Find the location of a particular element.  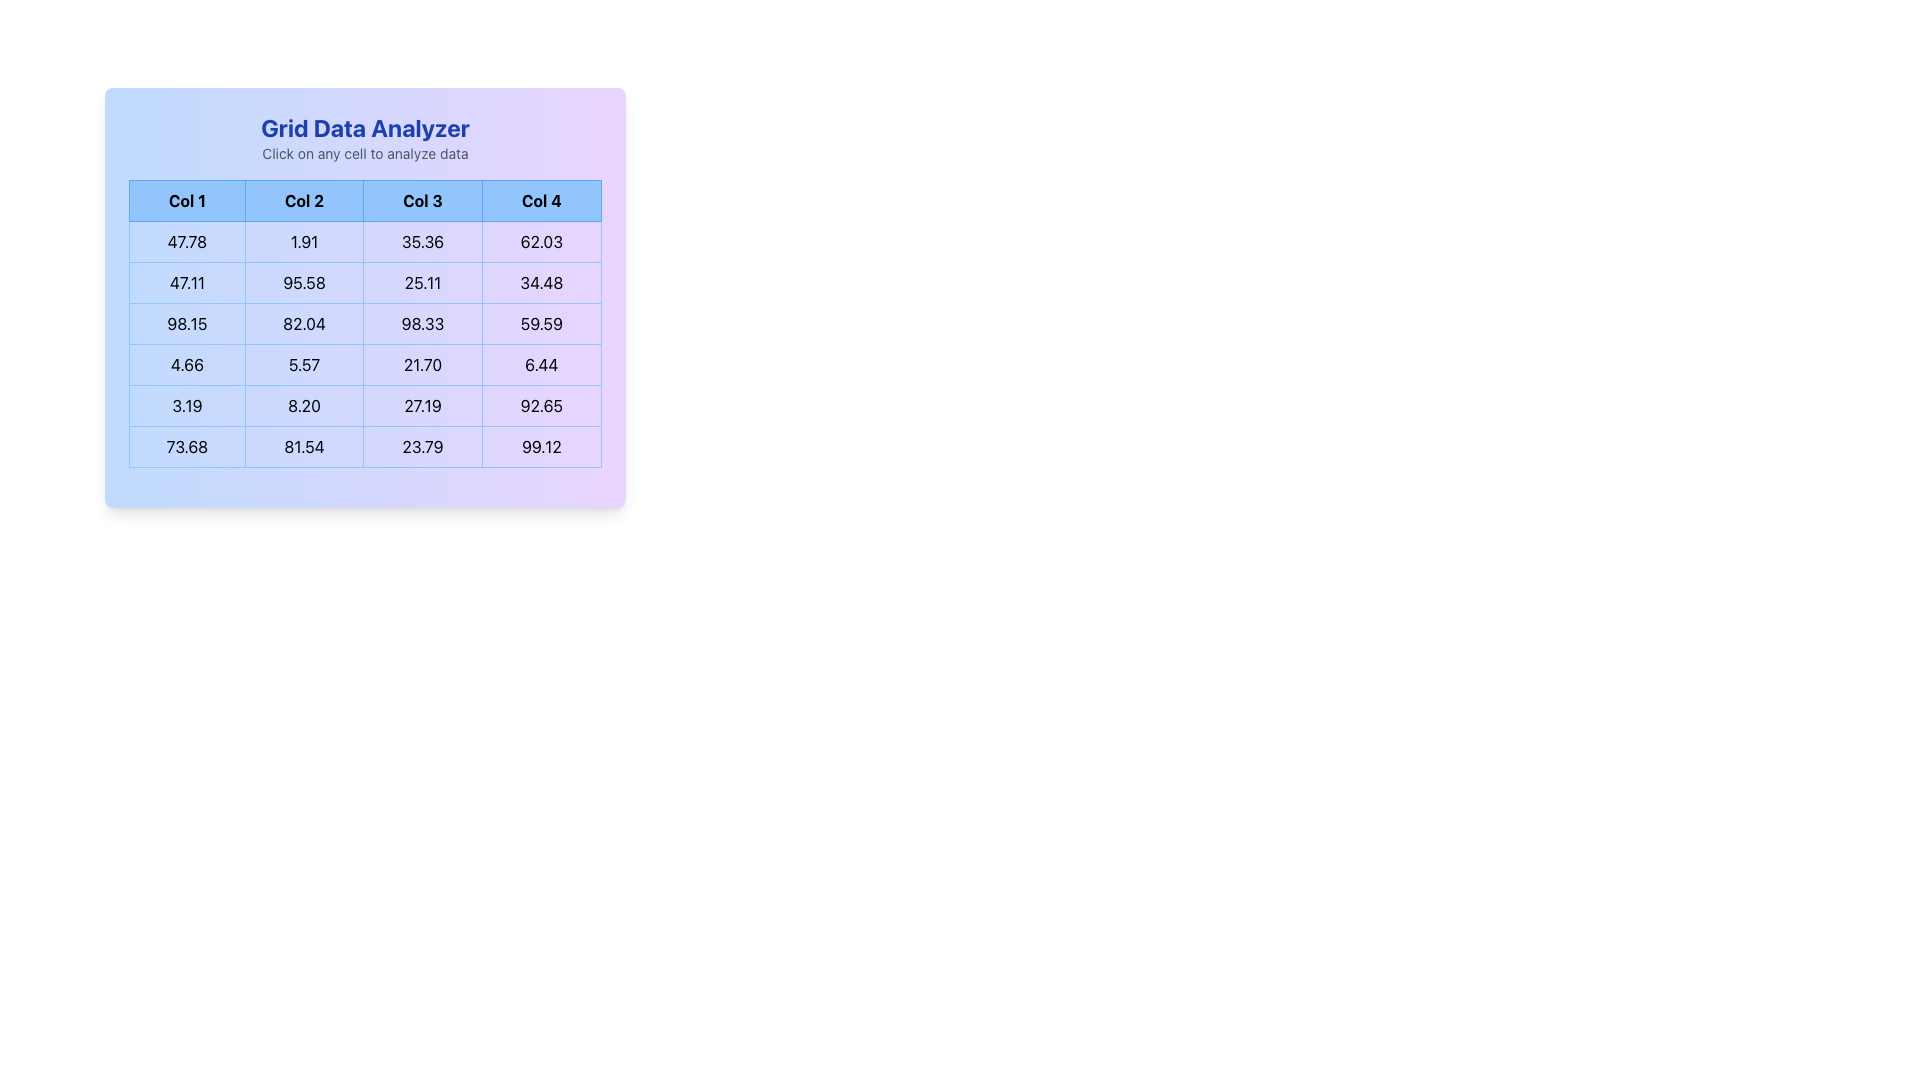

the Table Header Cell labeled 'Col 1' which is styled with a light blue background and contains bold black text is located at coordinates (187, 200).